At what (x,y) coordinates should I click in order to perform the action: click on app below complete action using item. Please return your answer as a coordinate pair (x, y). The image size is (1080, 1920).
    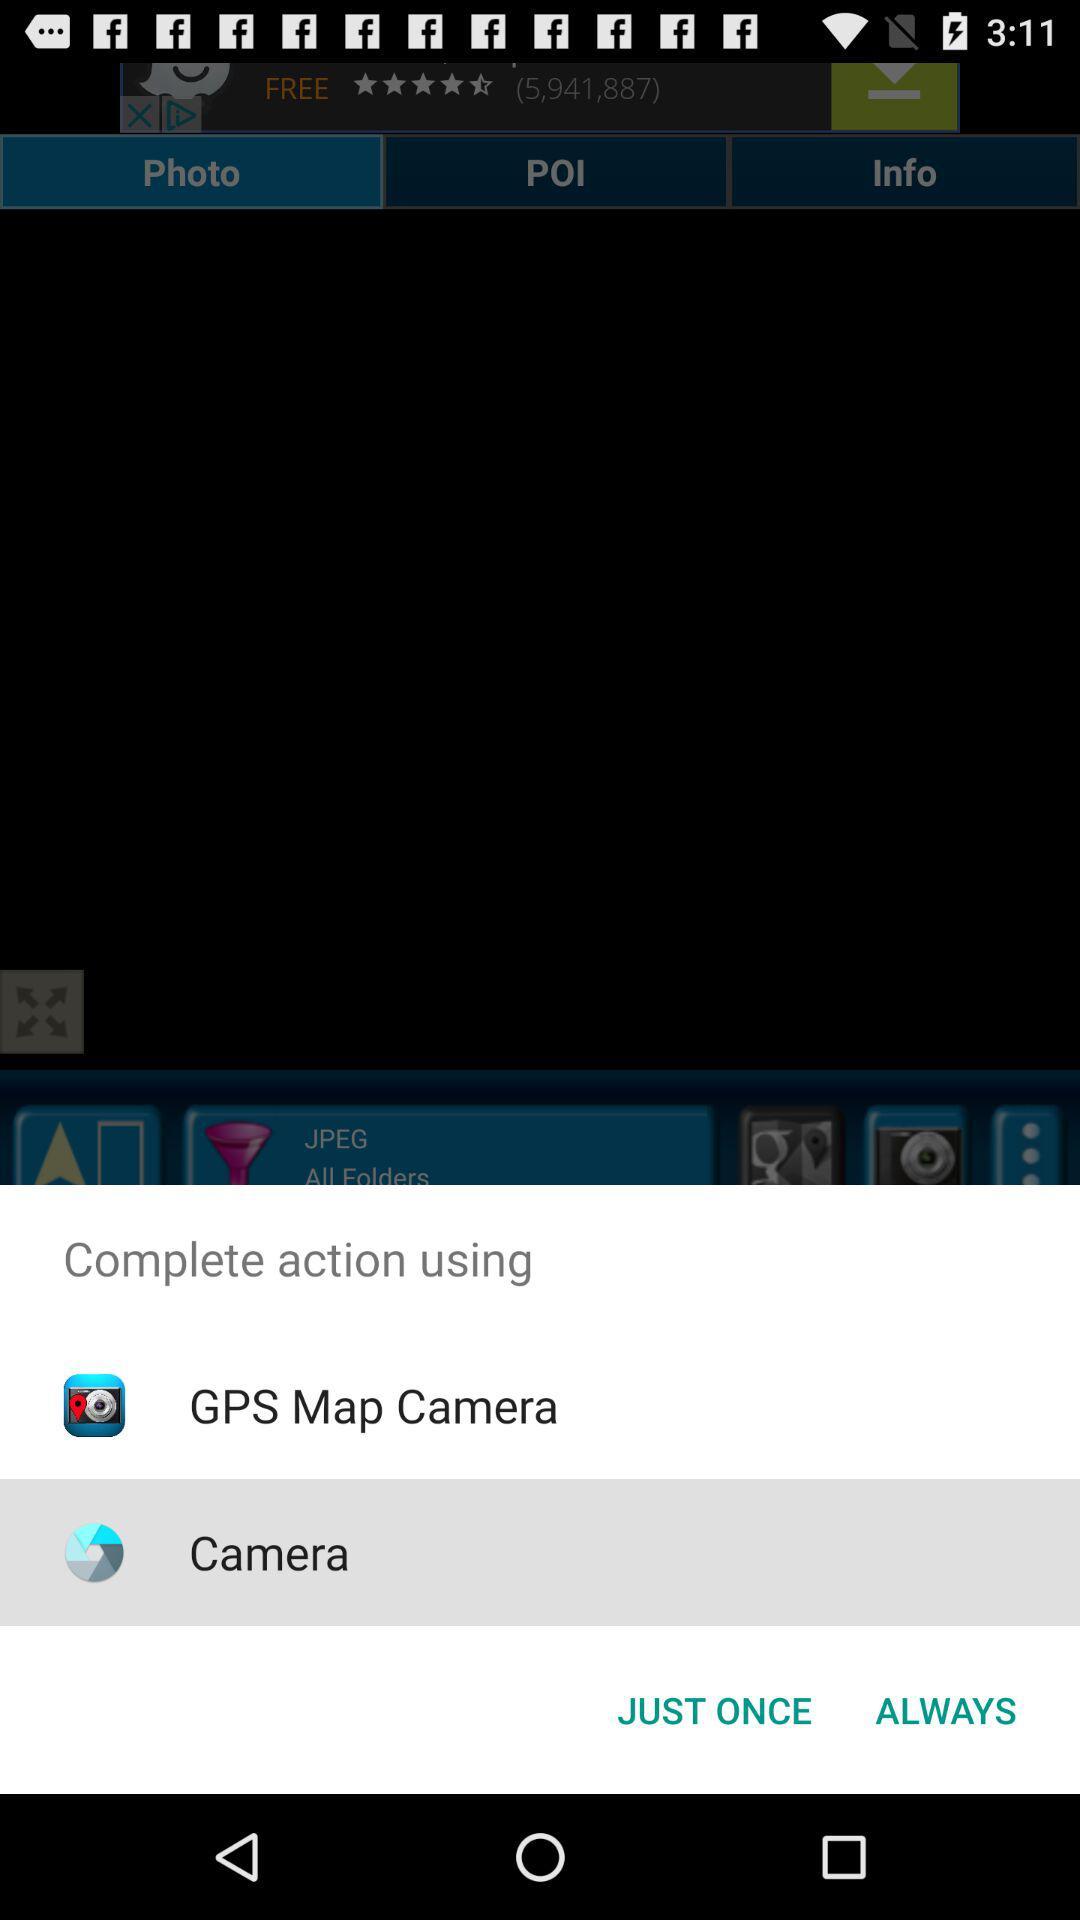
    Looking at the image, I should click on (713, 1708).